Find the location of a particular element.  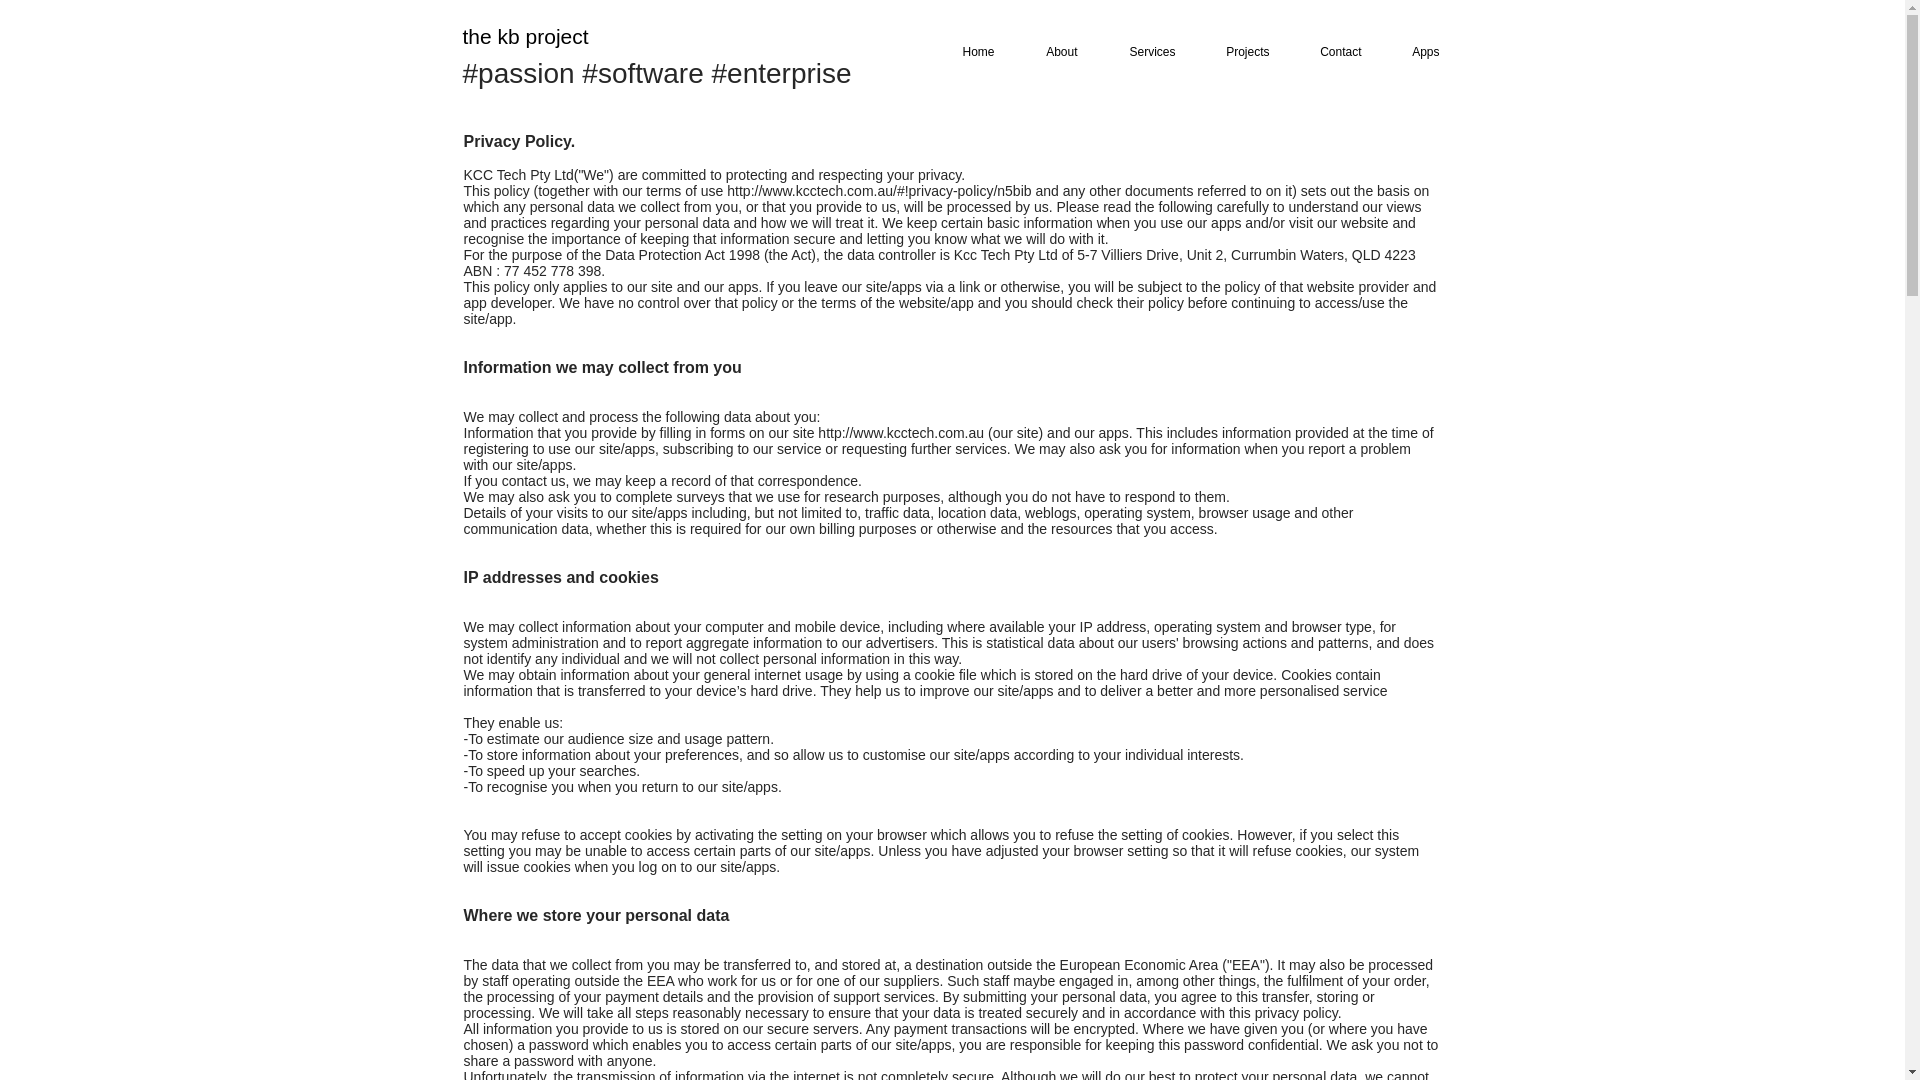

'Home' is located at coordinates (969, 51).